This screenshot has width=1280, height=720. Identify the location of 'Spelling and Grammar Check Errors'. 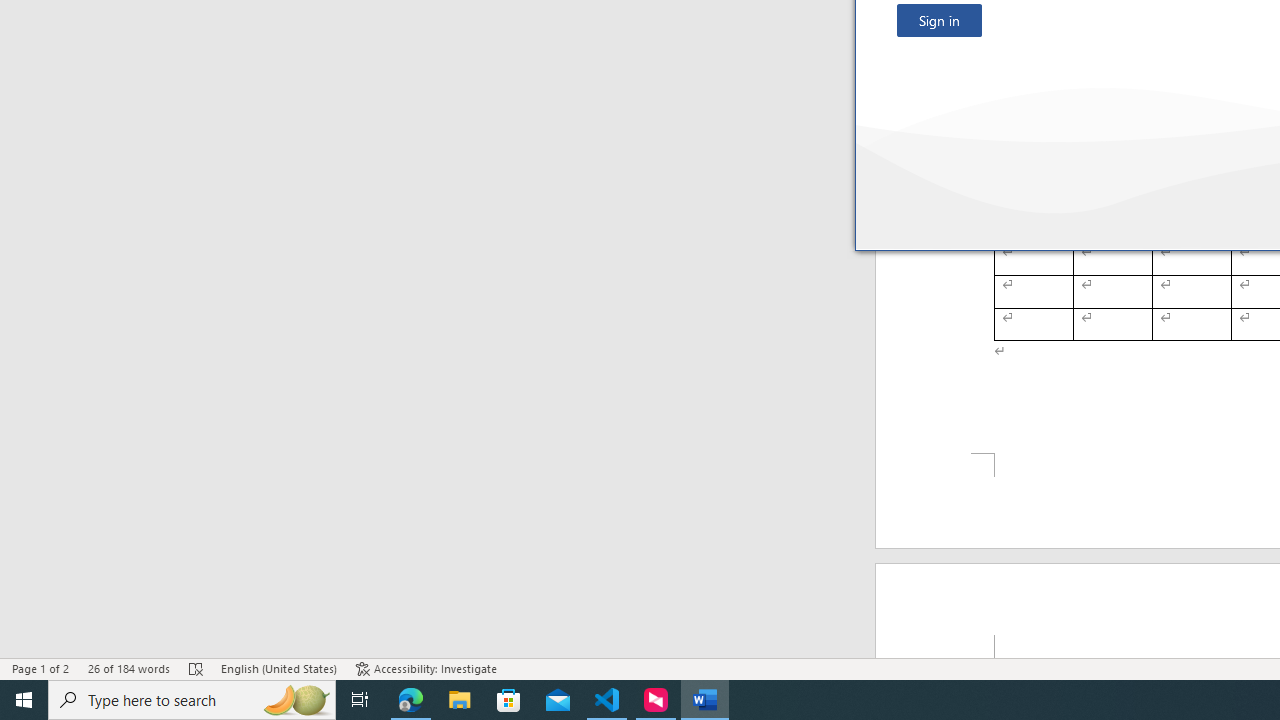
(196, 669).